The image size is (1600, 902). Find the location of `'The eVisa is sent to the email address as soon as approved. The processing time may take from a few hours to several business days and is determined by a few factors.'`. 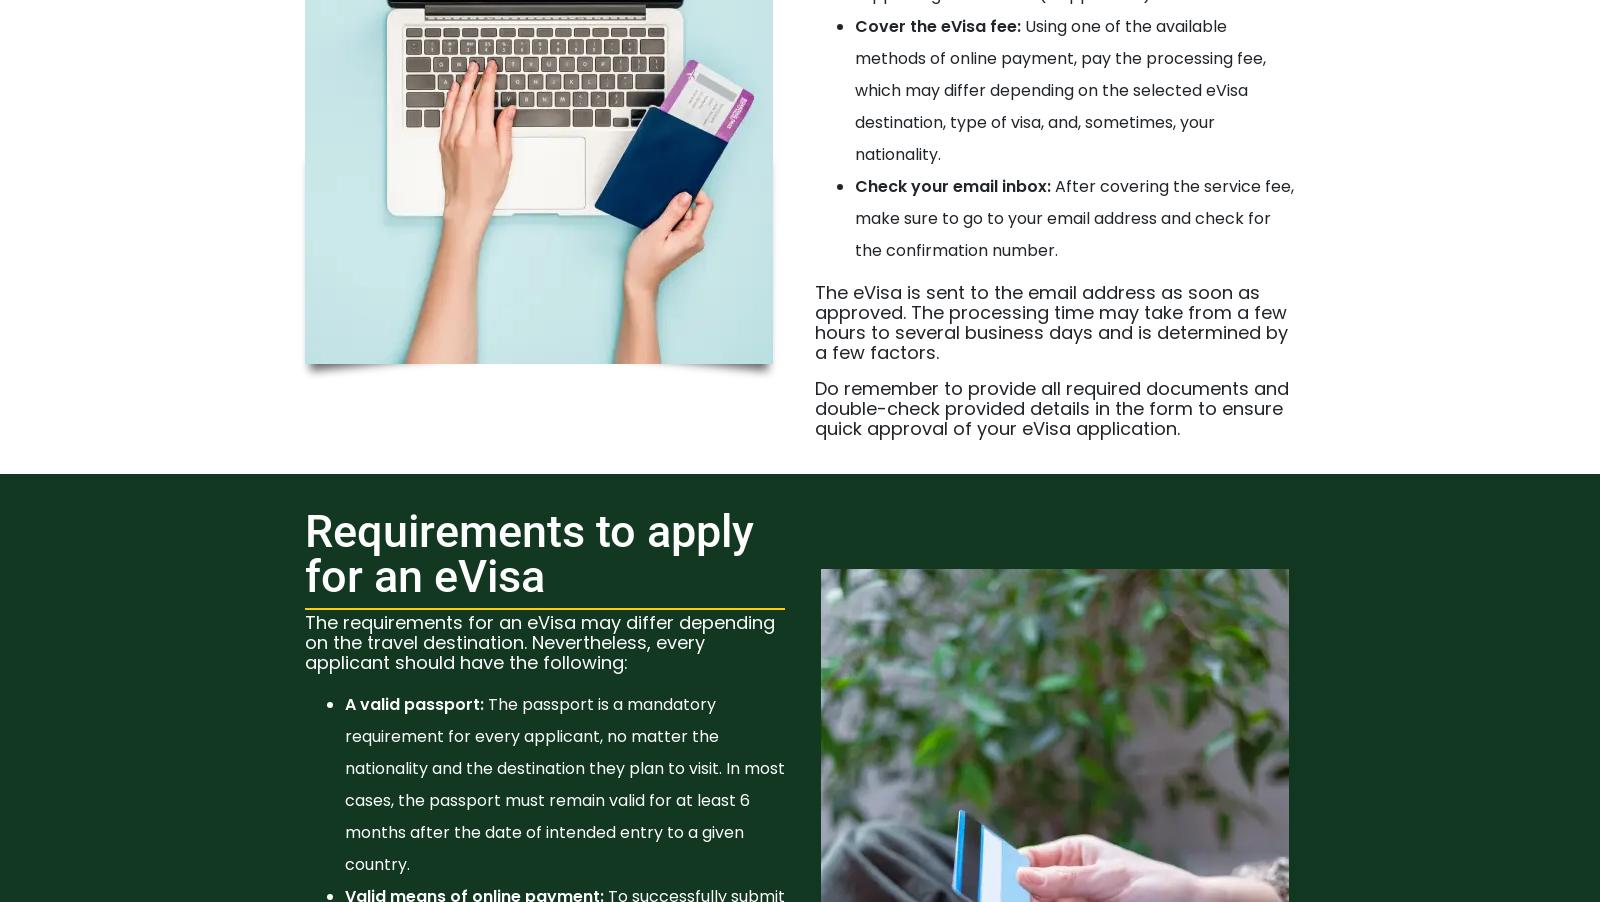

'The eVisa is sent to the email address as soon as approved. The processing time may take from a few hours to several business days and is determined by a few factors.' is located at coordinates (814, 320).